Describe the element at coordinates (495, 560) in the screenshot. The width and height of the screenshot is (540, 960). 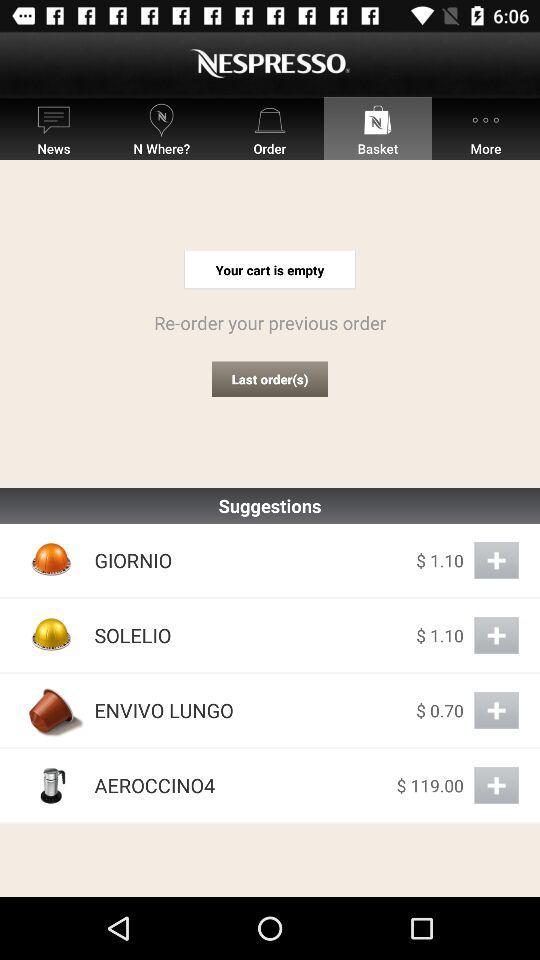
I see `product` at that location.